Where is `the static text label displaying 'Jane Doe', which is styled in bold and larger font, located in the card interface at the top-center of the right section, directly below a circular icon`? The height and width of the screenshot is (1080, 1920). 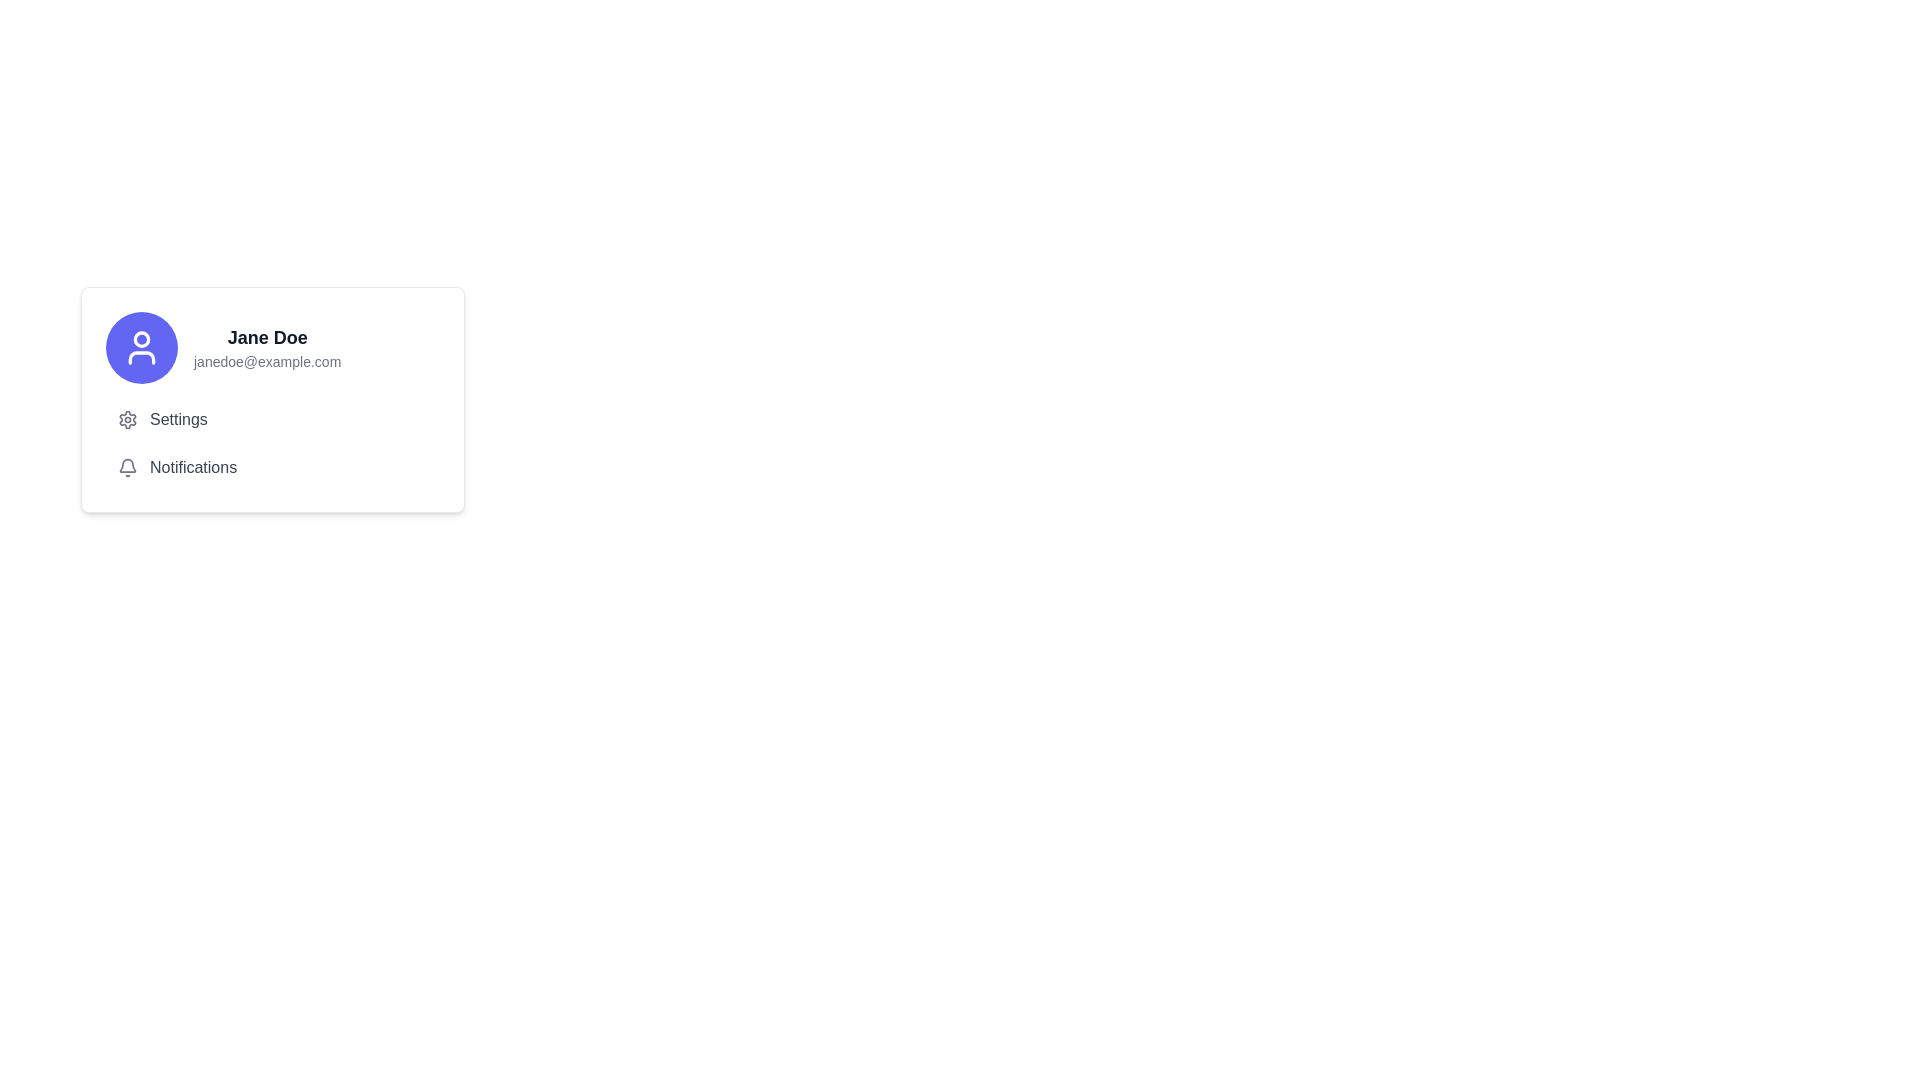
the static text label displaying 'Jane Doe', which is styled in bold and larger font, located in the card interface at the top-center of the right section, directly below a circular icon is located at coordinates (266, 337).